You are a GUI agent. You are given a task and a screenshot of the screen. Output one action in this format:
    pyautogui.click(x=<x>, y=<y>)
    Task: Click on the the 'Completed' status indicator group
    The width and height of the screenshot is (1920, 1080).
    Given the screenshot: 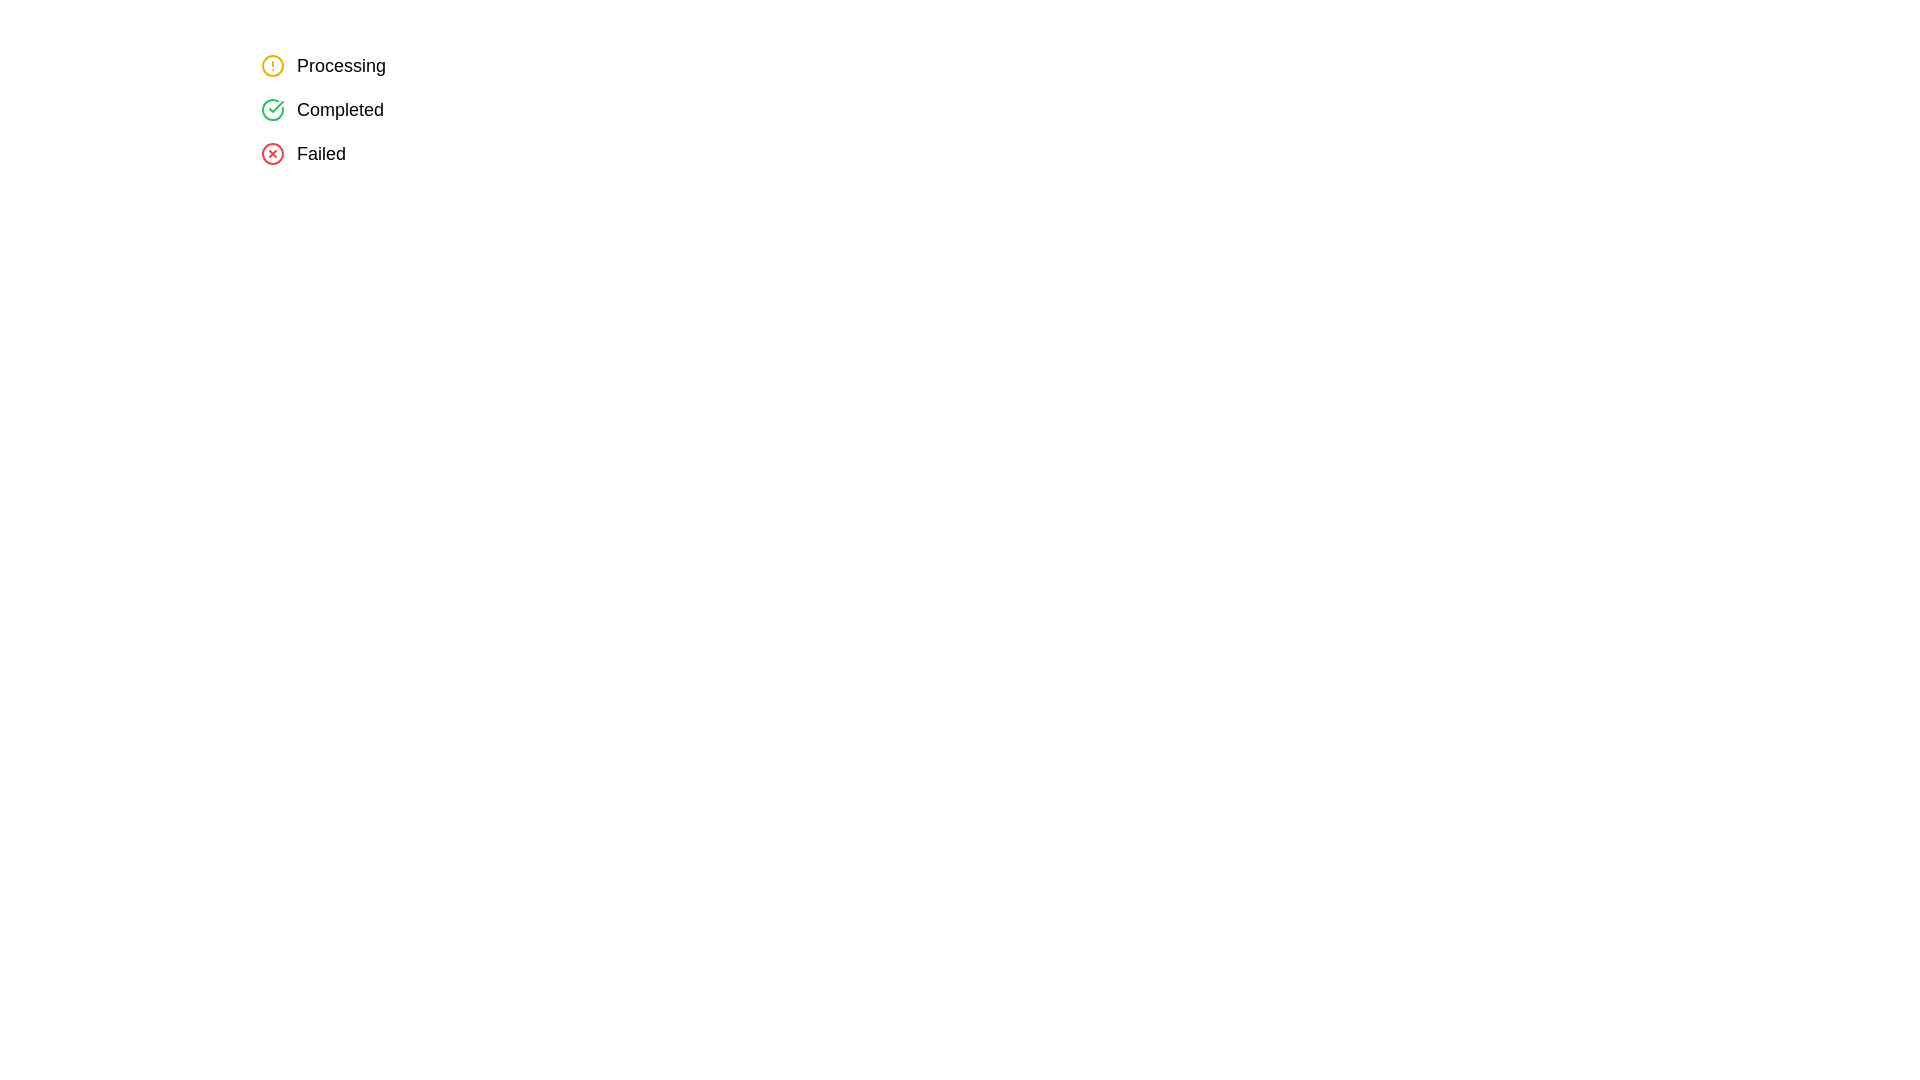 What is the action you would take?
    pyautogui.click(x=322, y=110)
    